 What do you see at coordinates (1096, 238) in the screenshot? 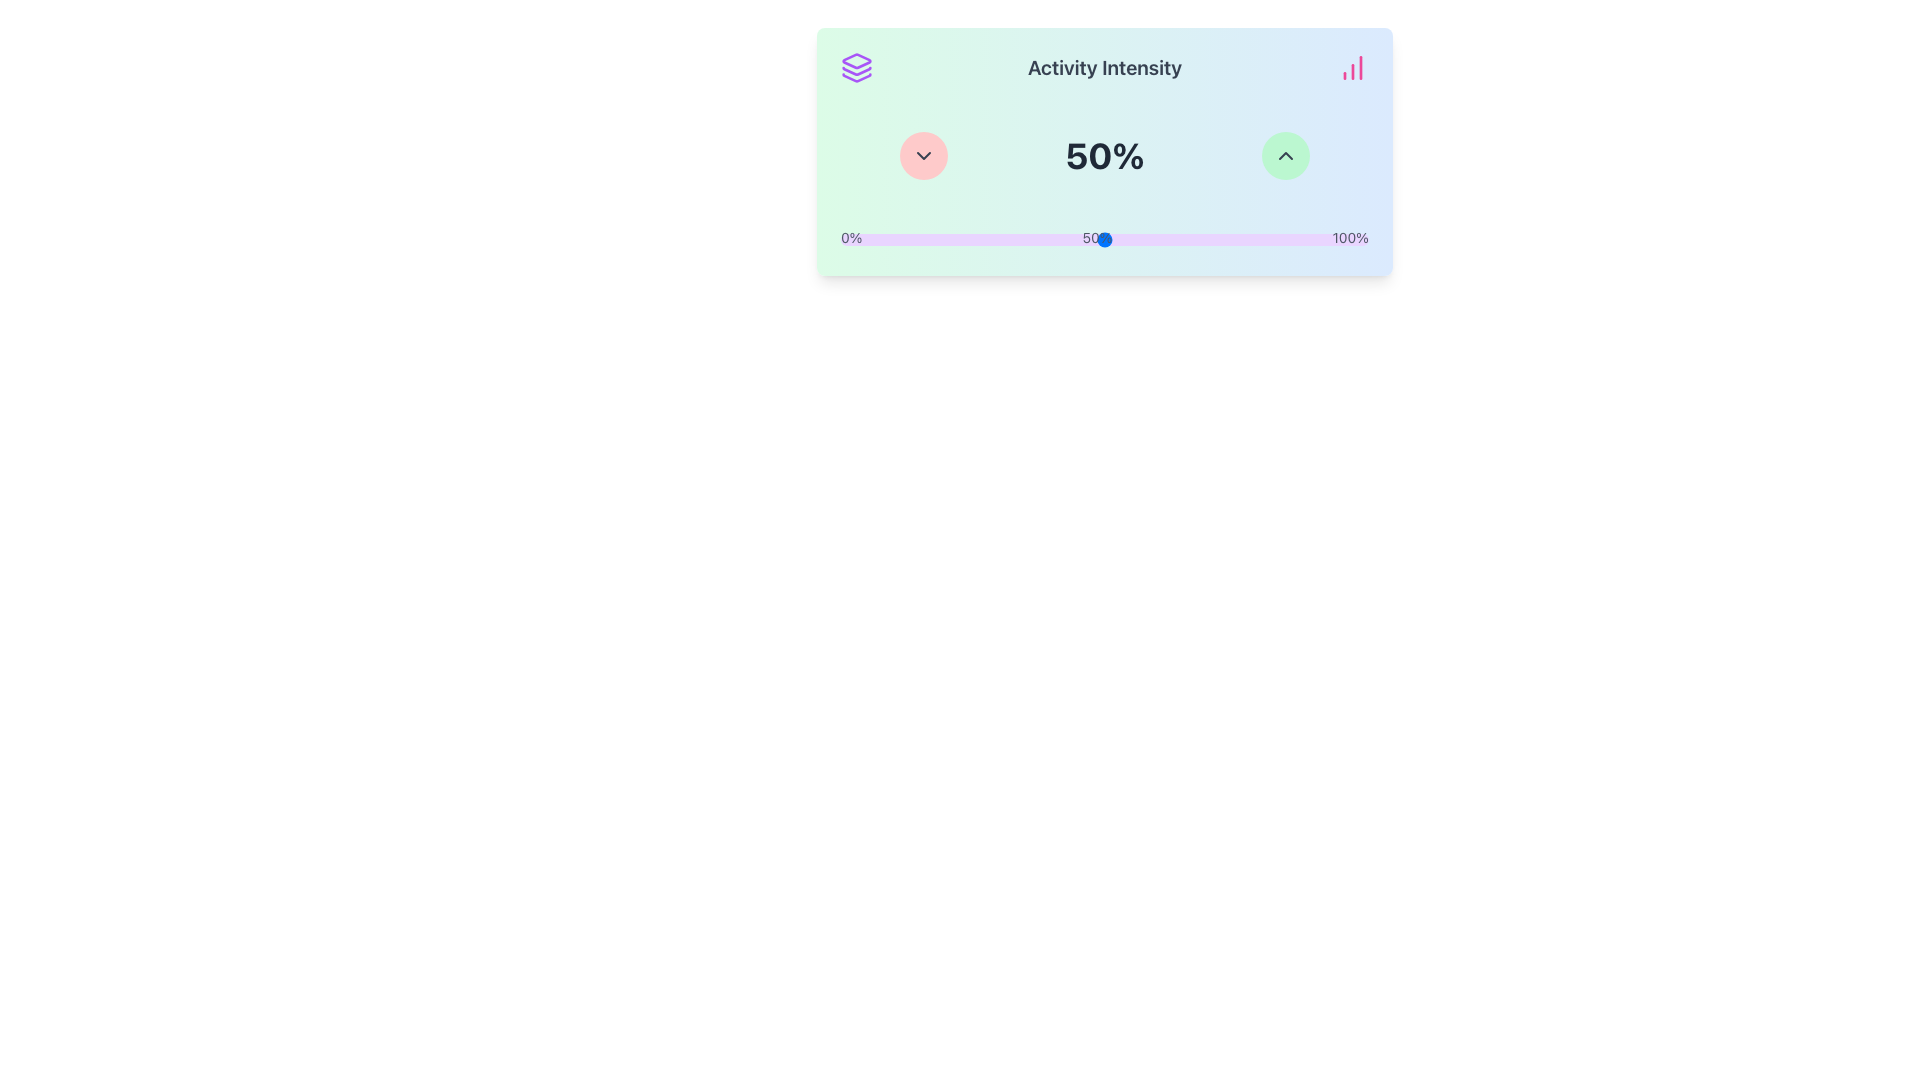
I see `the Text label that indicates the current value or percentage (50%) between '0%' and '100%' in the progress bar` at bounding box center [1096, 238].